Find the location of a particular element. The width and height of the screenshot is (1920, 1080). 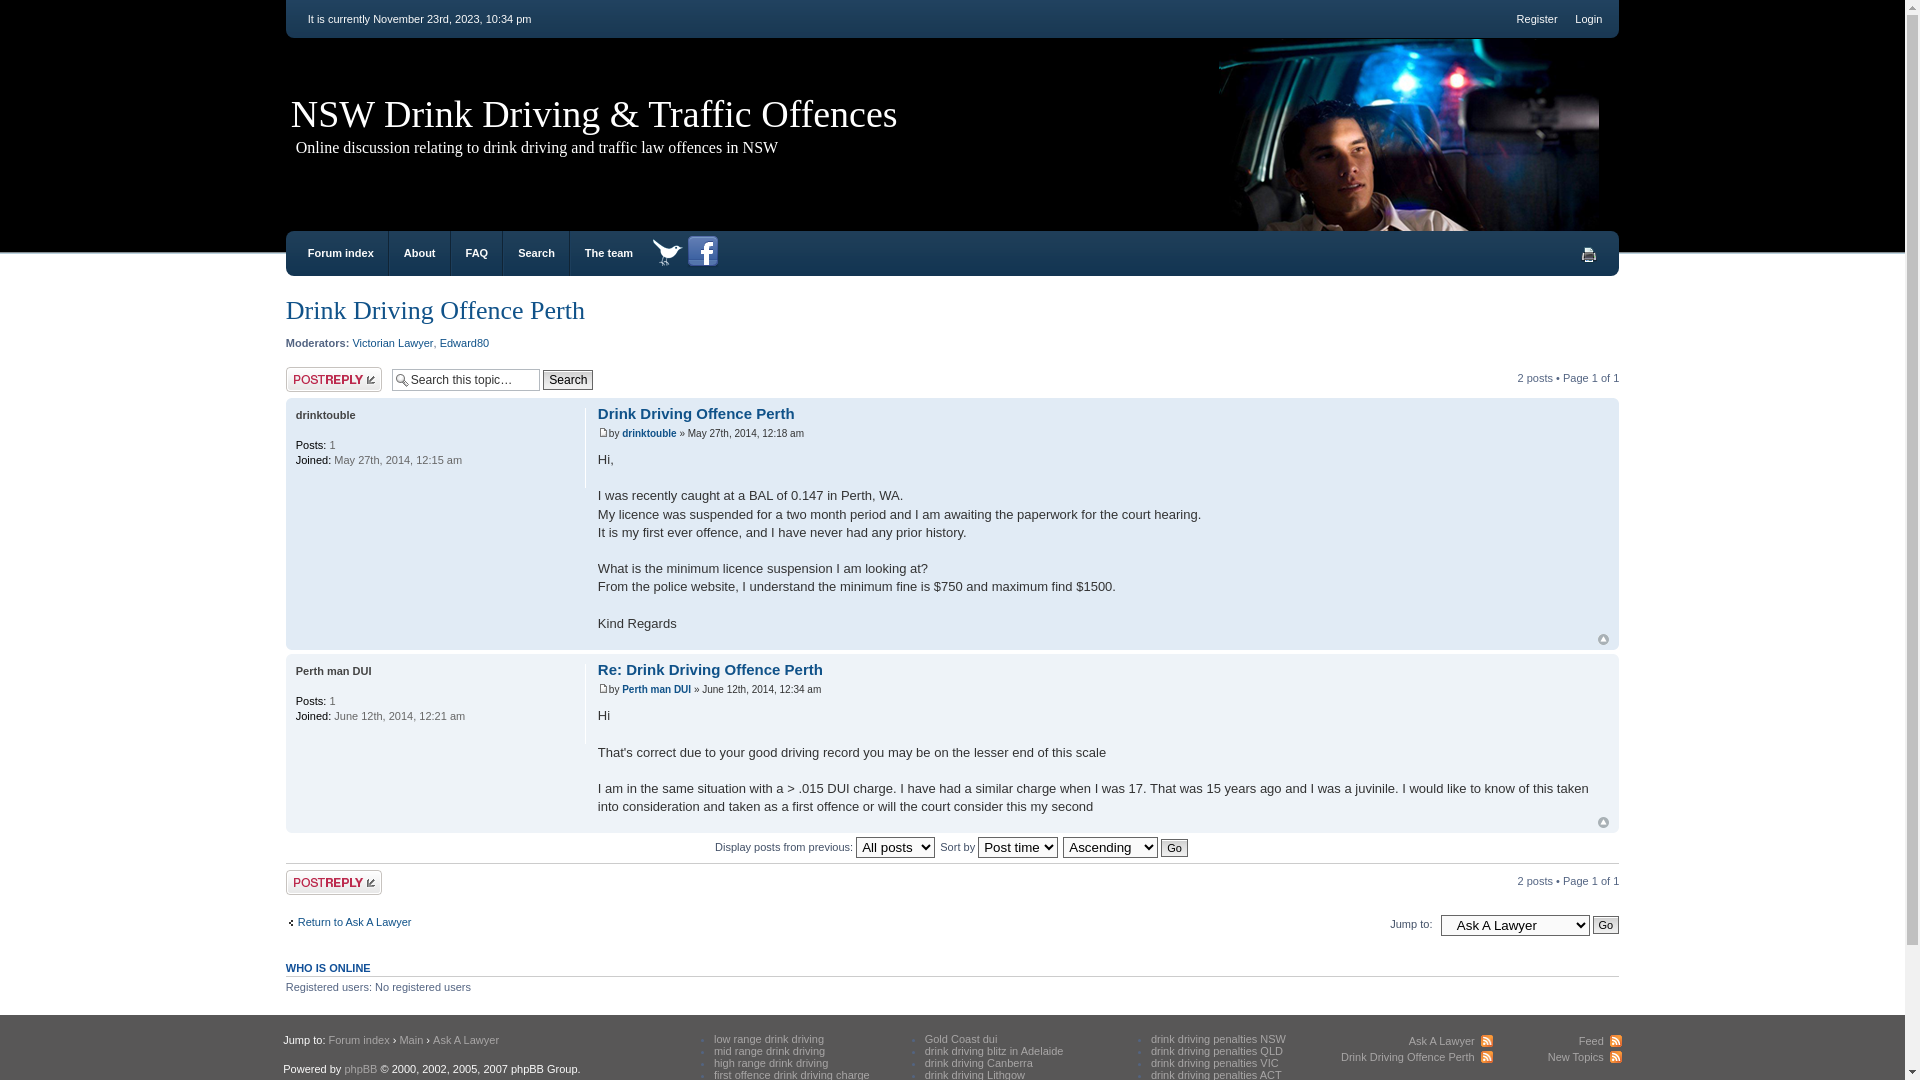

'low range drink driving' is located at coordinates (767, 1037).